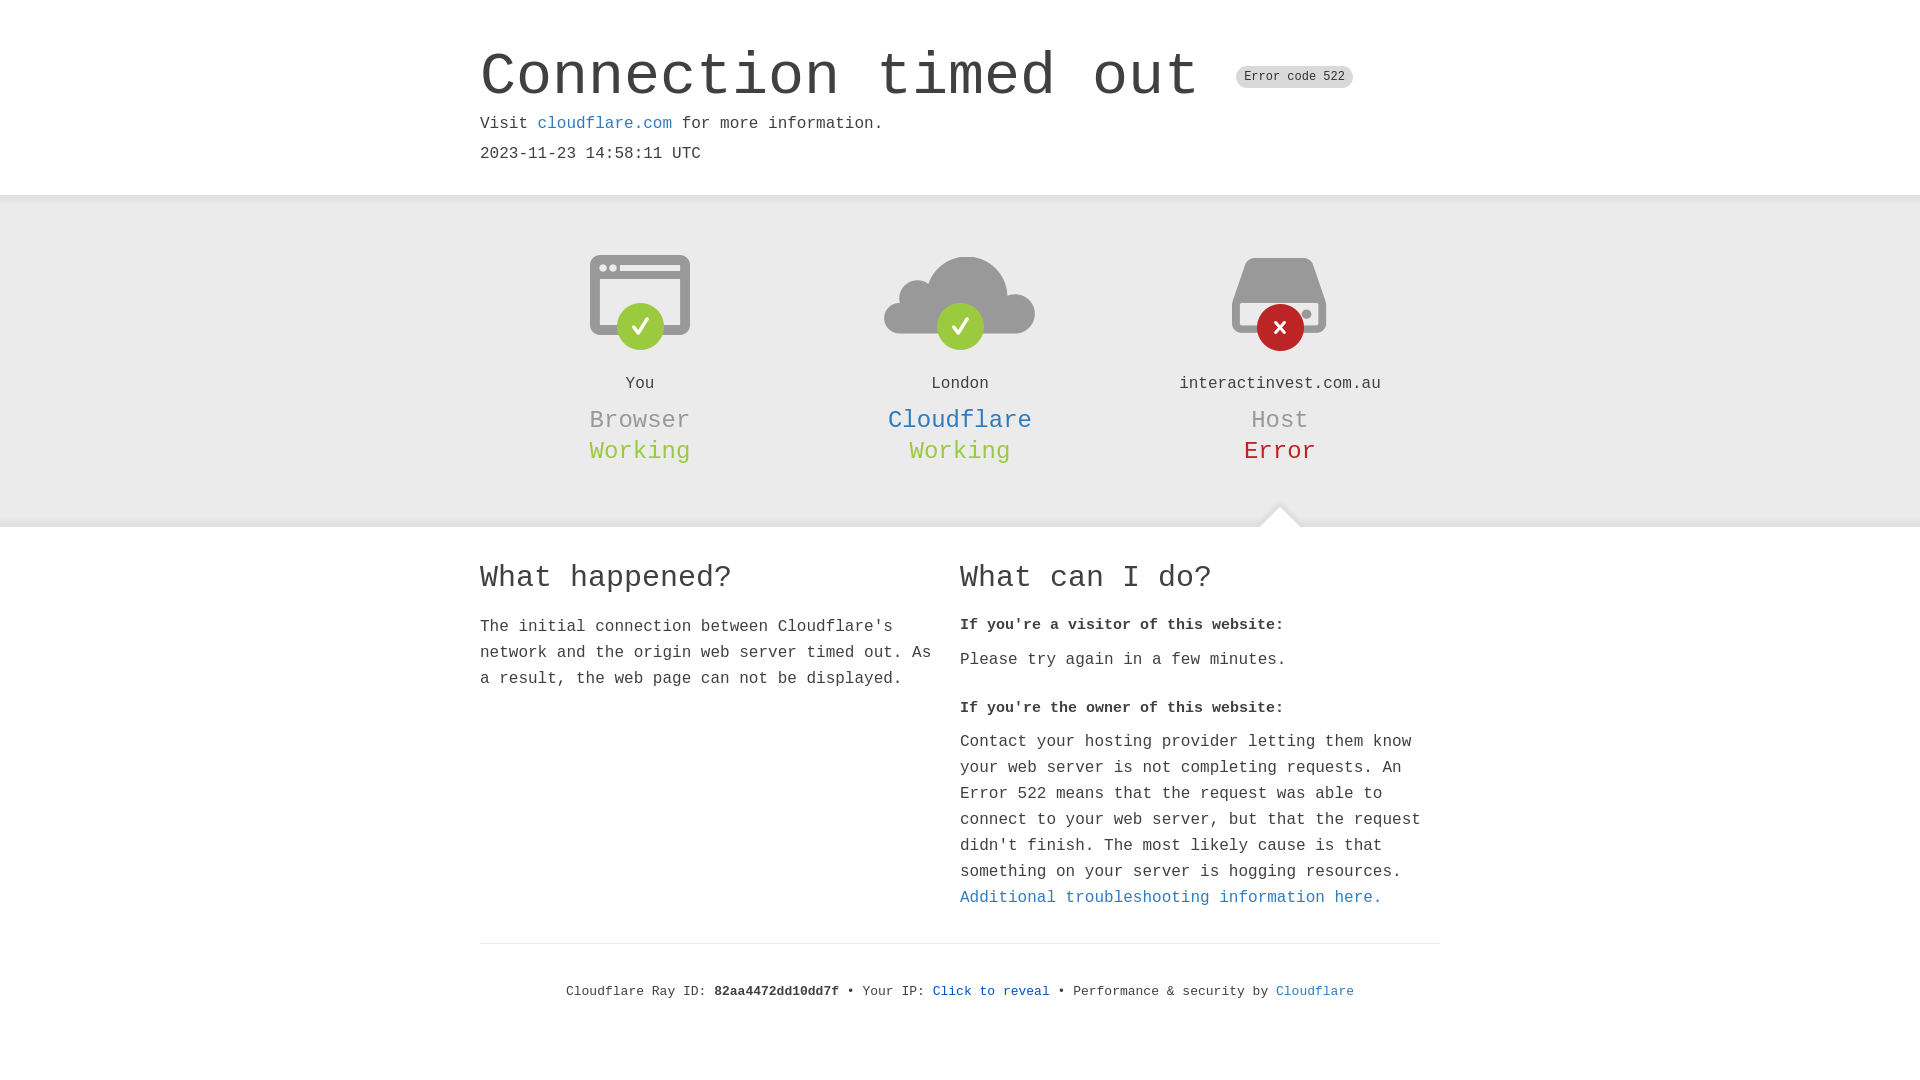 Image resolution: width=1920 pixels, height=1080 pixels. What do you see at coordinates (1171, 897) in the screenshot?
I see `'Additional troubleshooting information here.'` at bounding box center [1171, 897].